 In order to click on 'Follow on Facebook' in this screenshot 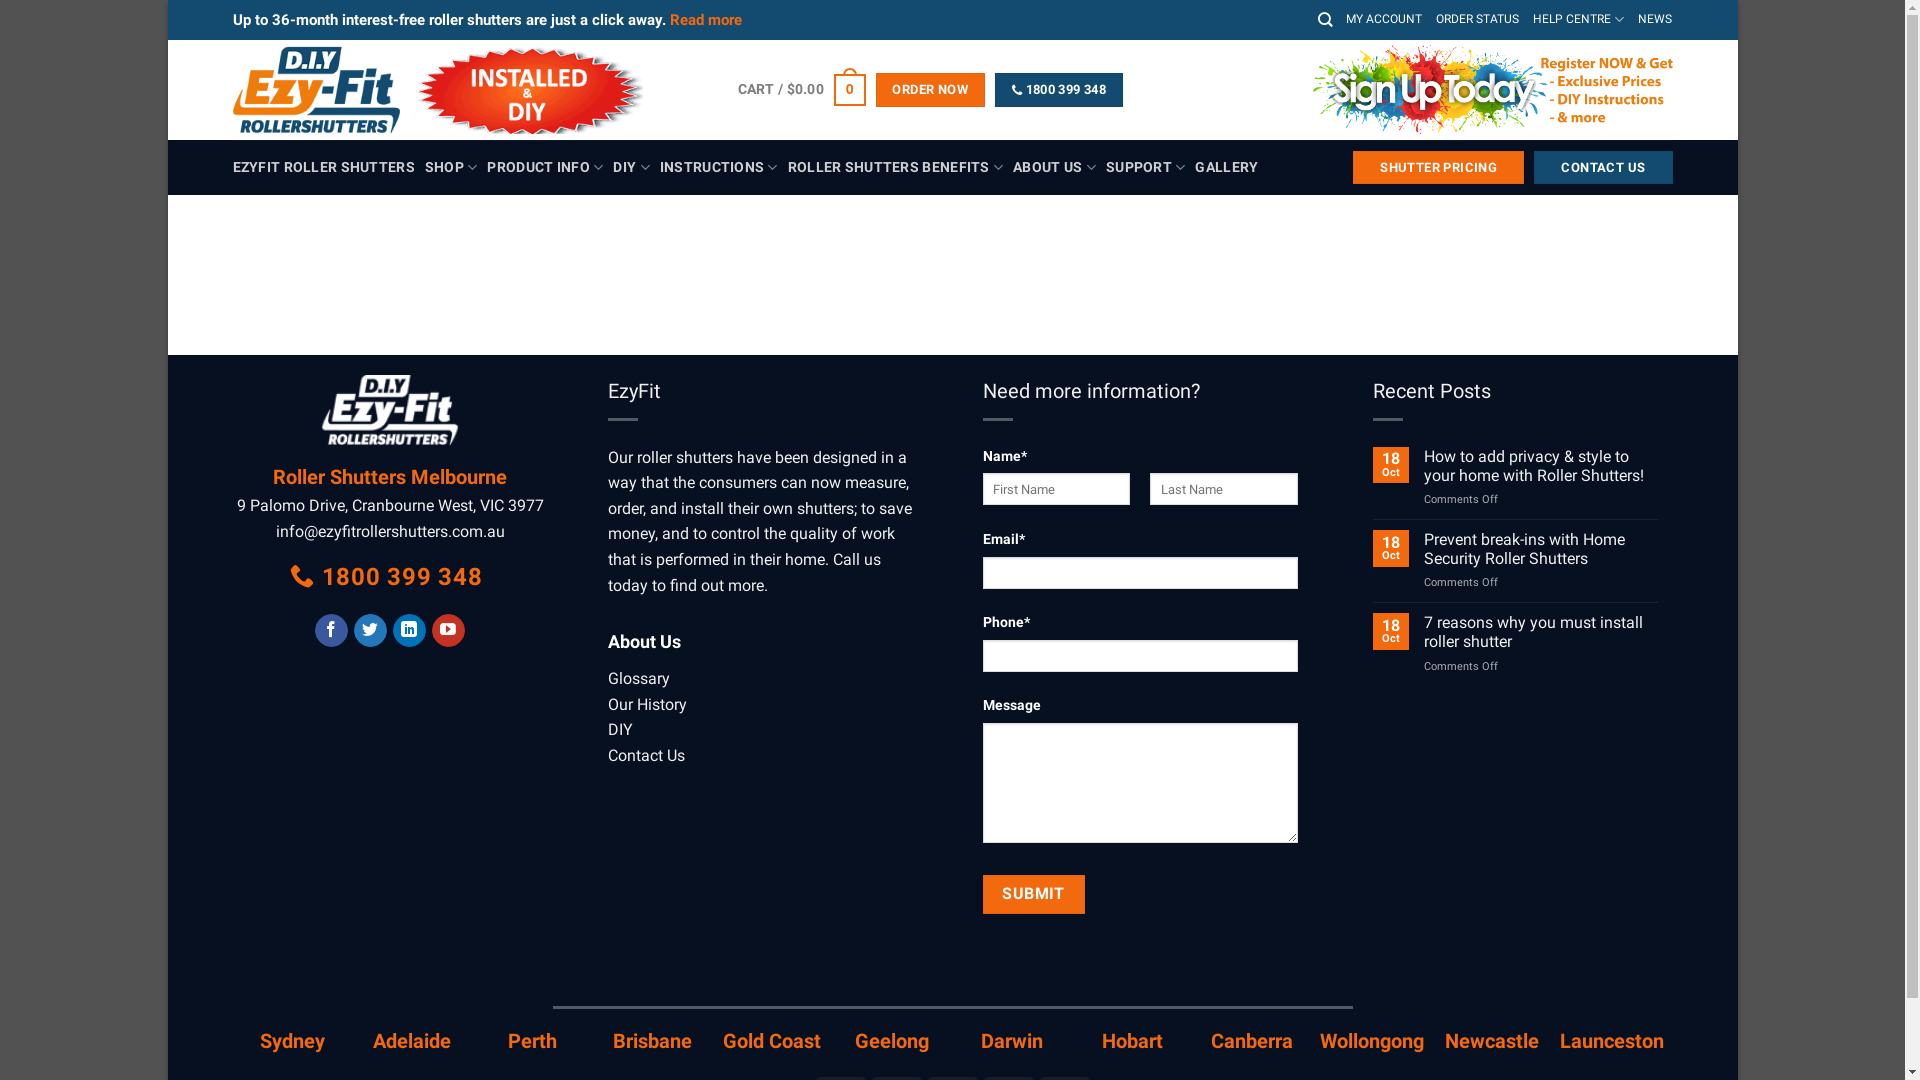, I will do `click(331, 631)`.